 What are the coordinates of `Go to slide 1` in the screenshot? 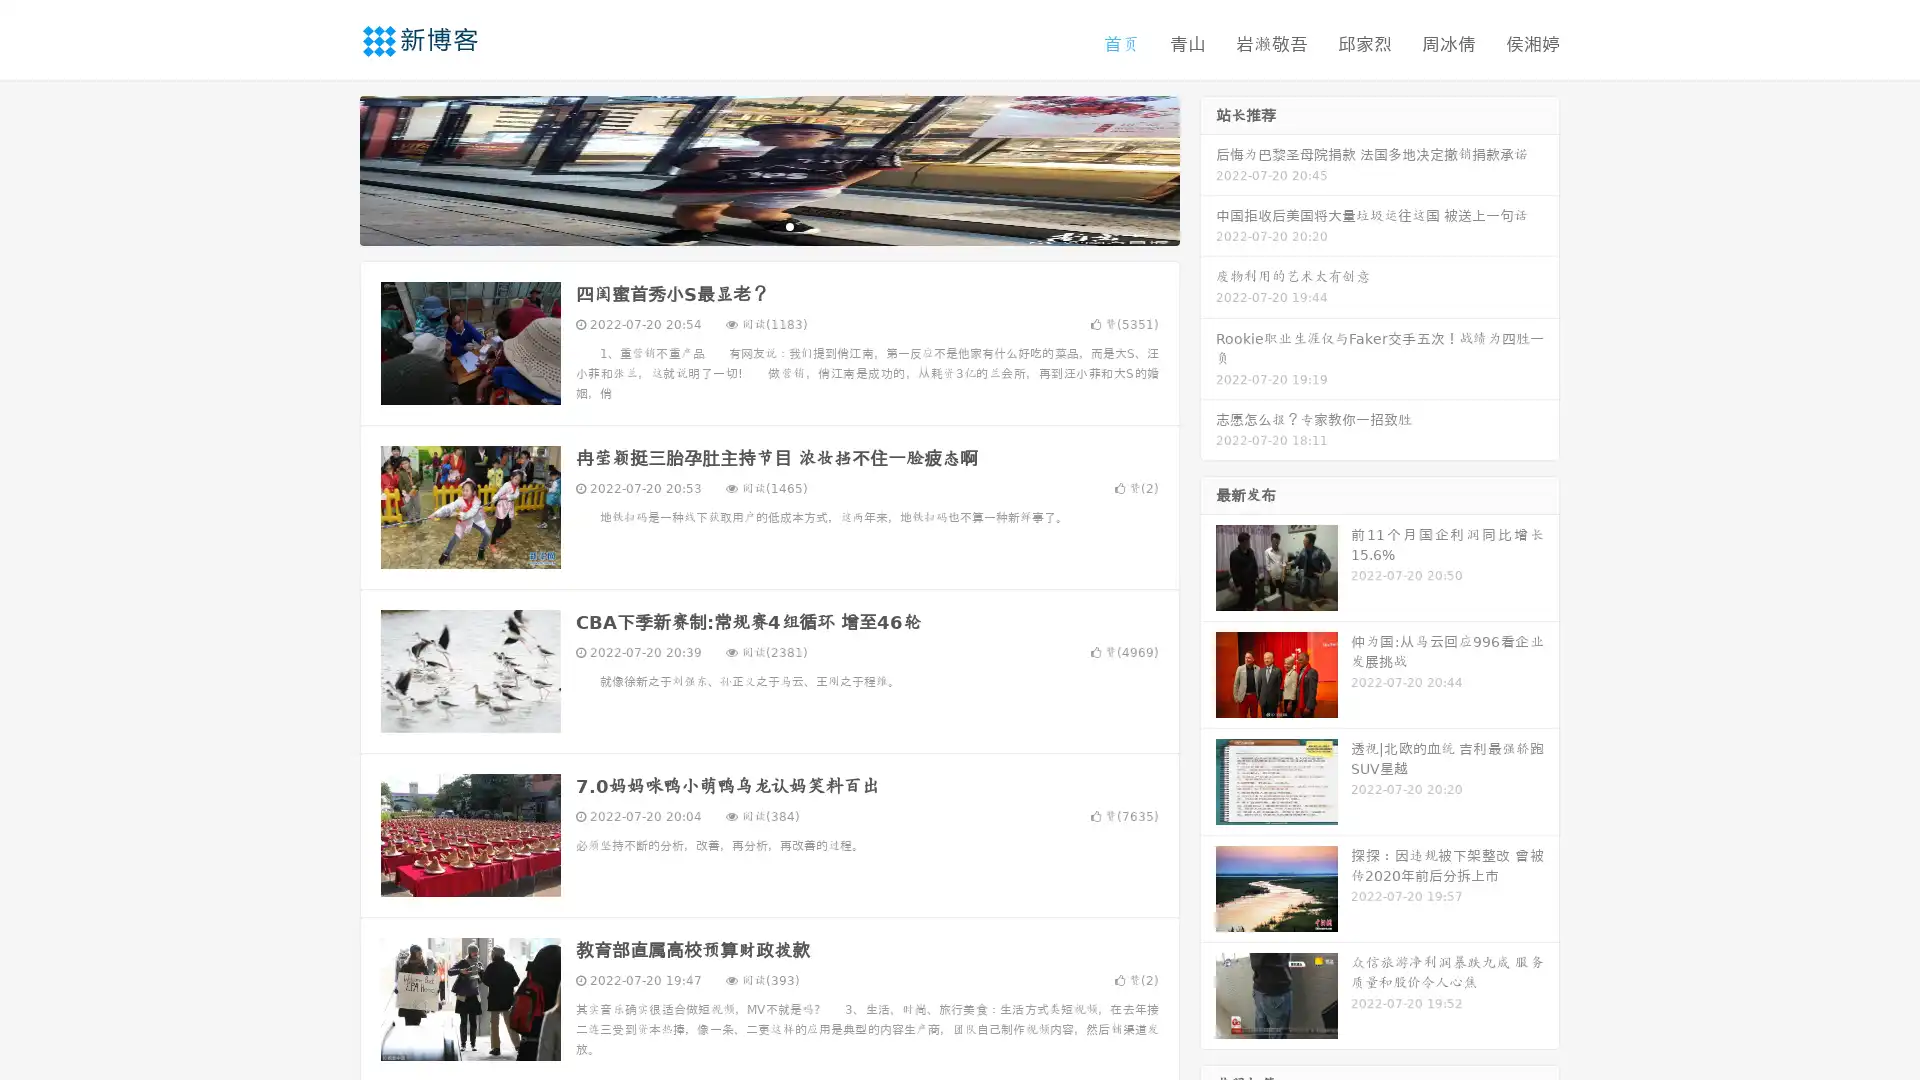 It's located at (748, 225).